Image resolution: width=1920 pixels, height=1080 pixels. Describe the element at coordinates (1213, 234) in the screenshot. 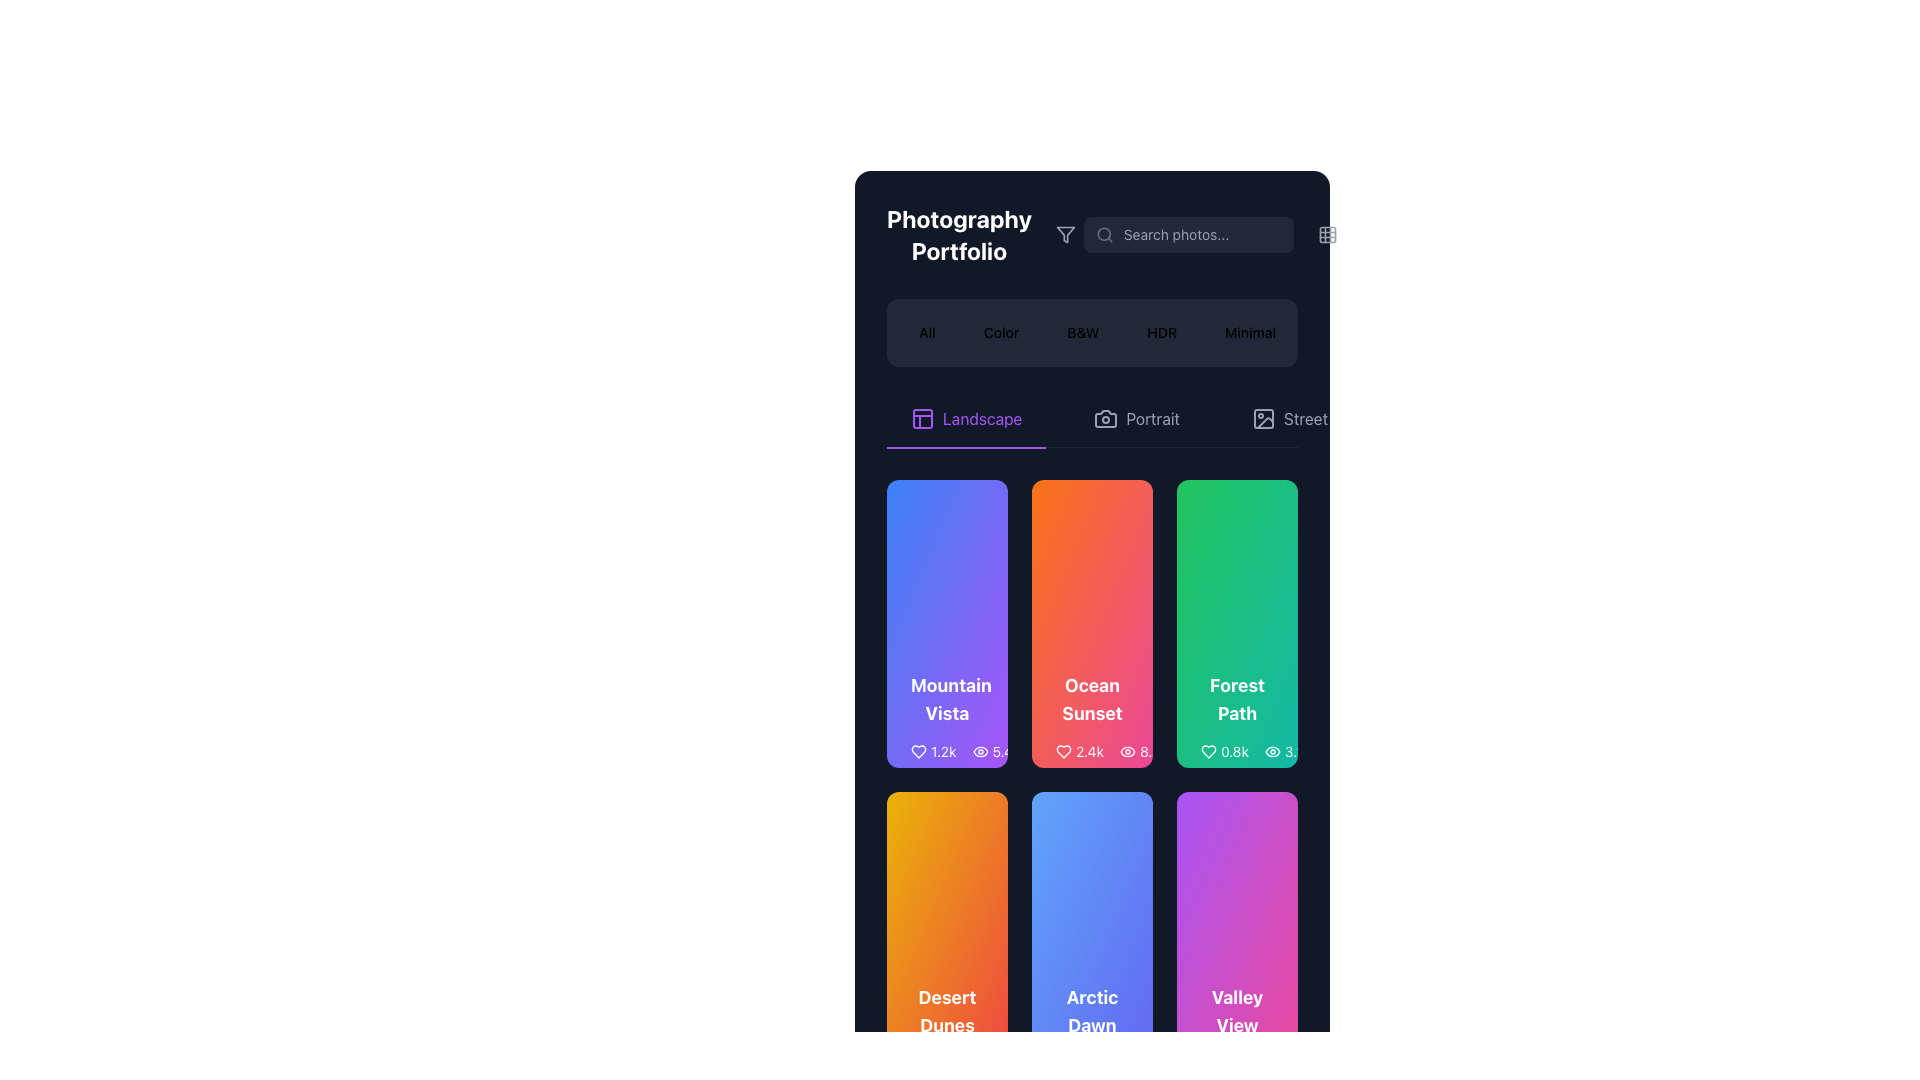

I see `the Text Input Field for search located in the middle-right section of the Photography Portfolio header to focus on it` at that location.